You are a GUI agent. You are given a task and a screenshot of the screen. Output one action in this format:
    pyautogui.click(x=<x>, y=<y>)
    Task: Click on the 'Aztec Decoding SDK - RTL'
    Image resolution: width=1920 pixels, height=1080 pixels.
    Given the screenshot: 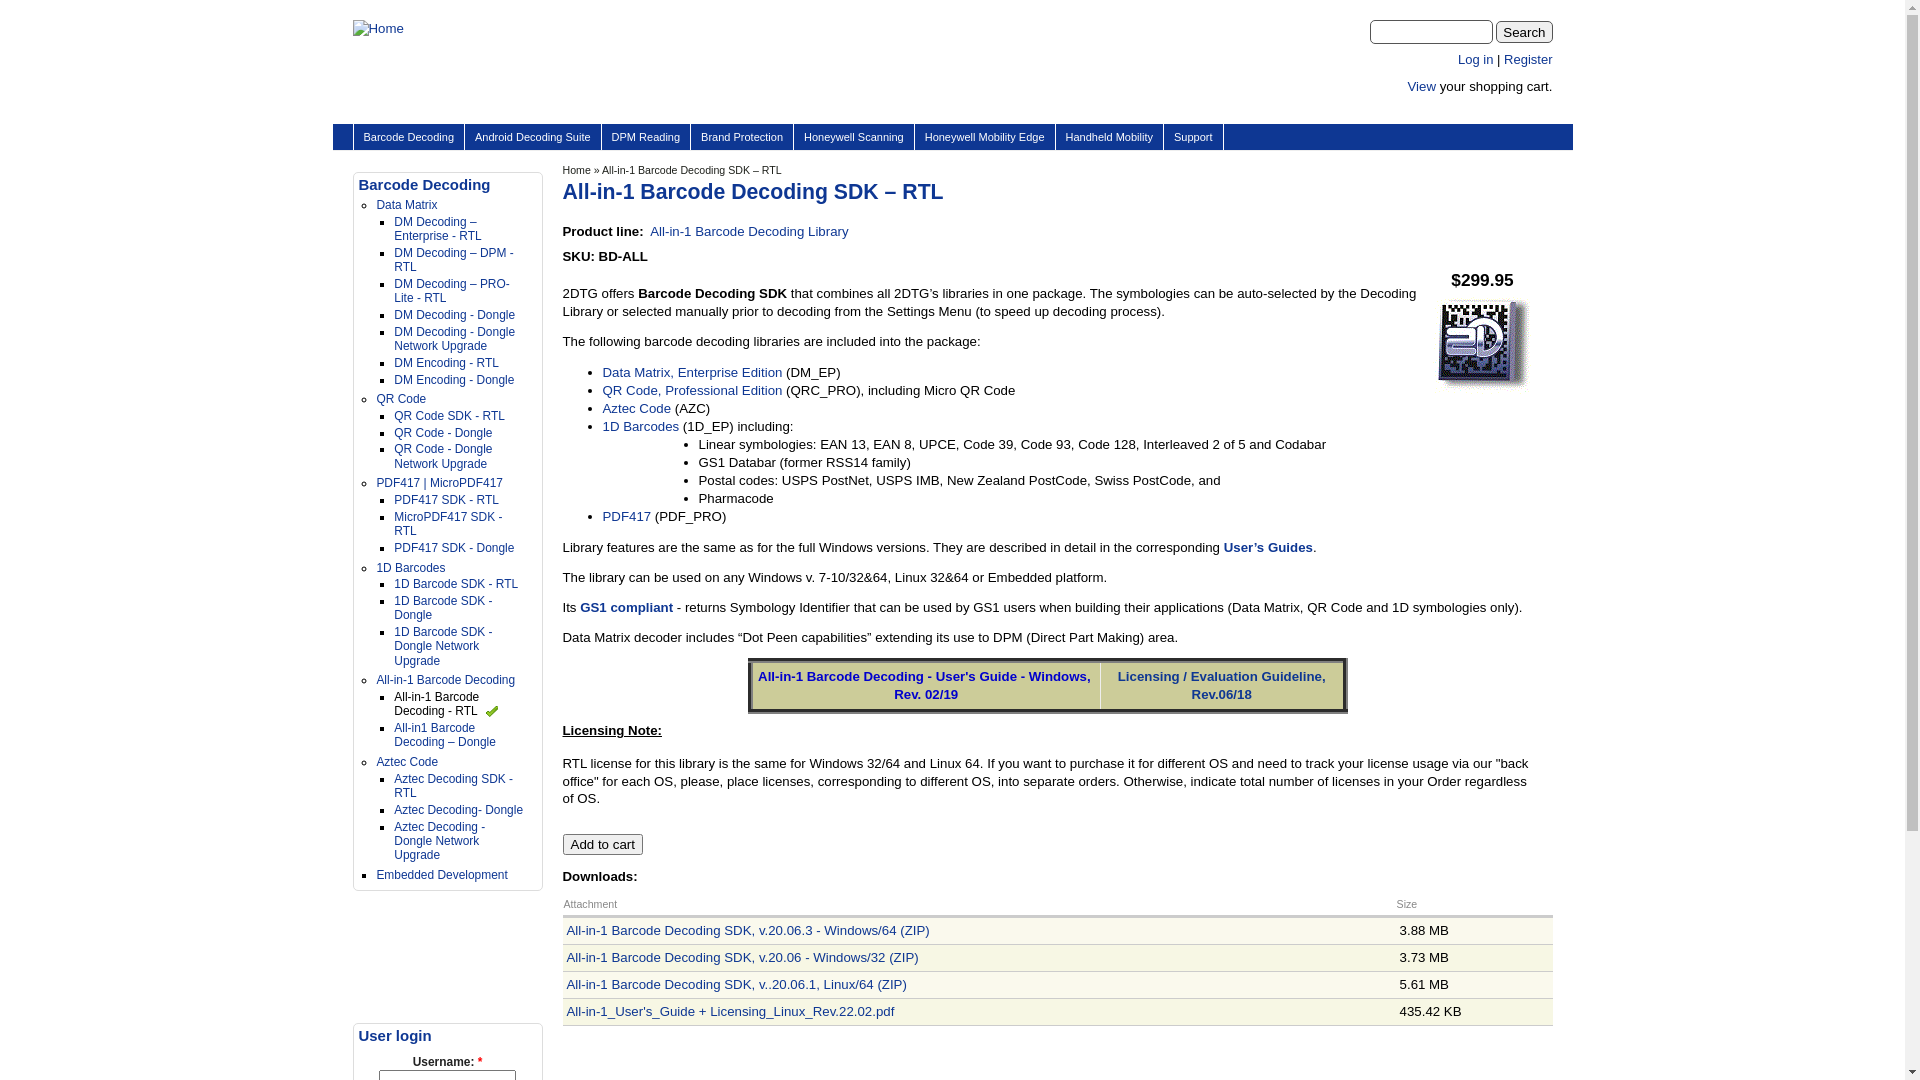 What is the action you would take?
    pyautogui.click(x=452, y=785)
    